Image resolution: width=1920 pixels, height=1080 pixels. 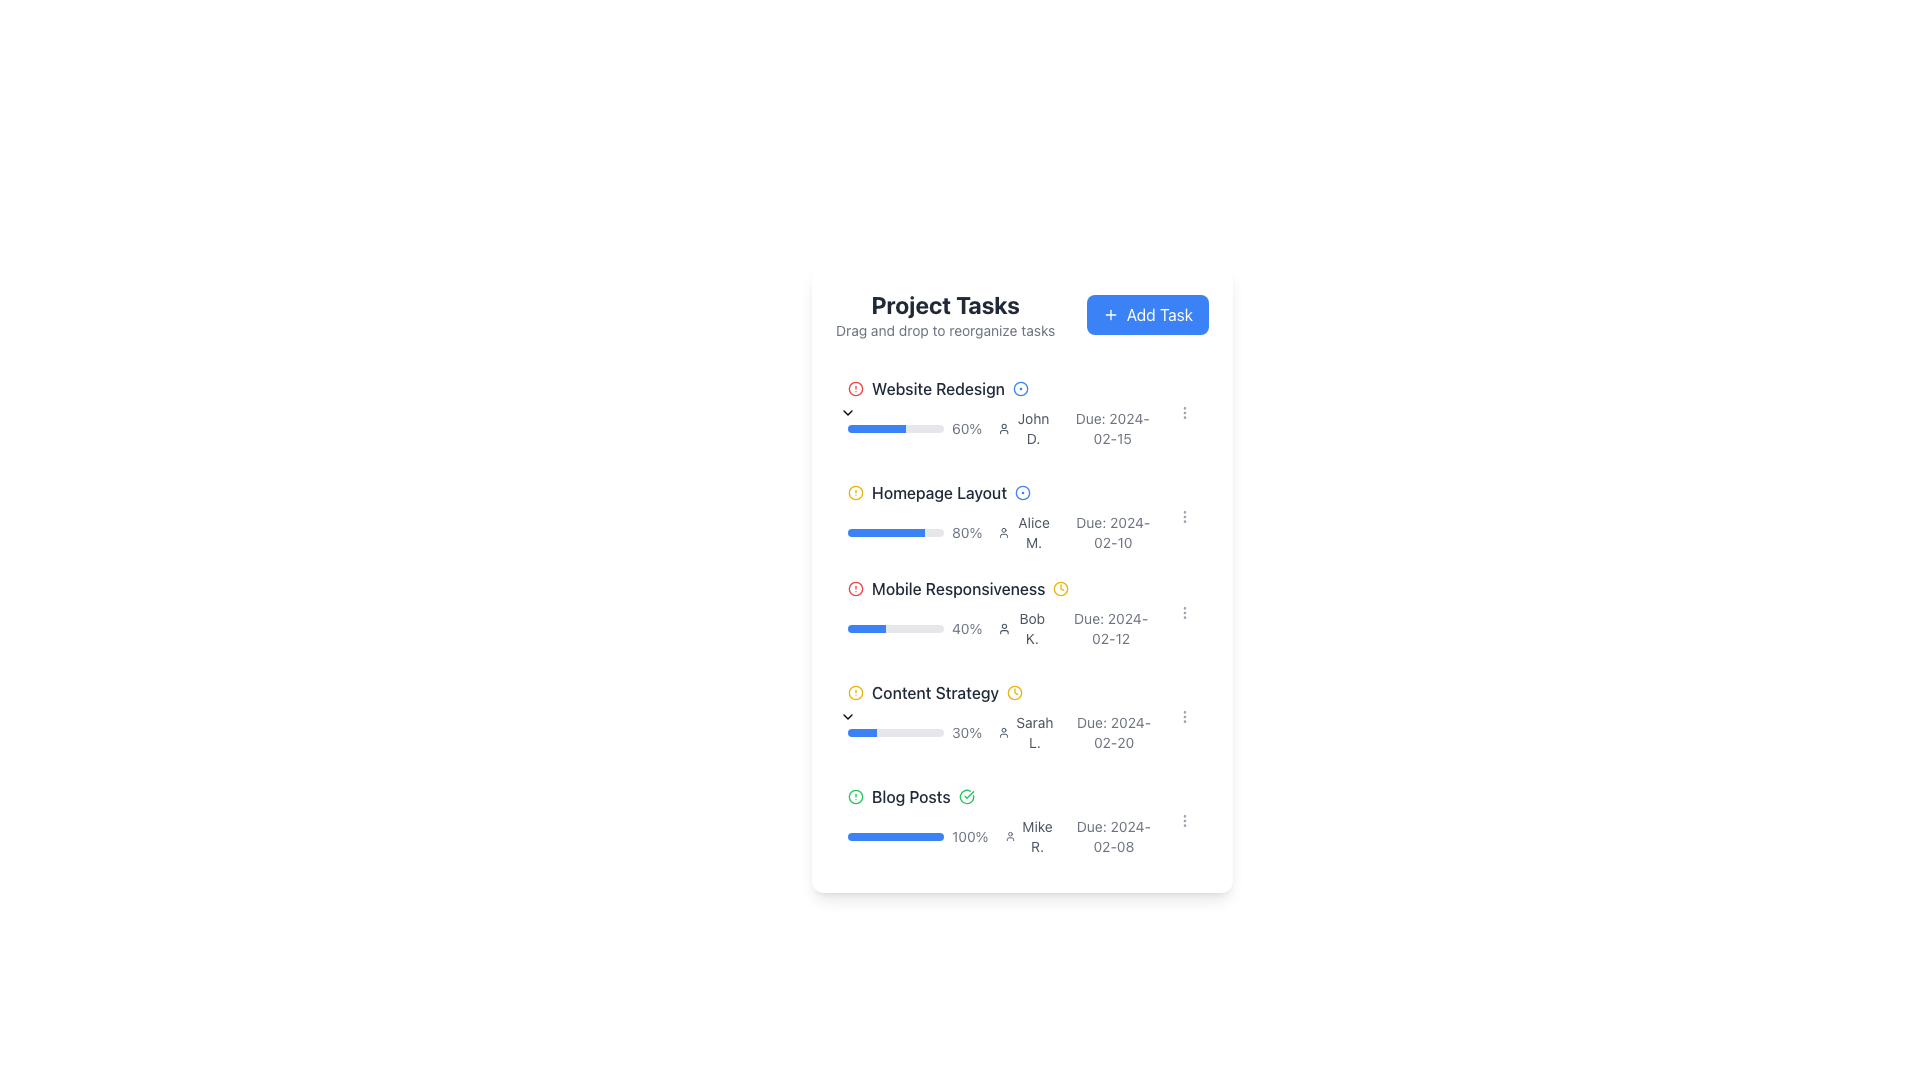 I want to click on the user icon associated with the task 'Mobile Responsiveness', which is positioned to the immediate left of the text 'Bob K.' in the task list, so click(x=1004, y=627).